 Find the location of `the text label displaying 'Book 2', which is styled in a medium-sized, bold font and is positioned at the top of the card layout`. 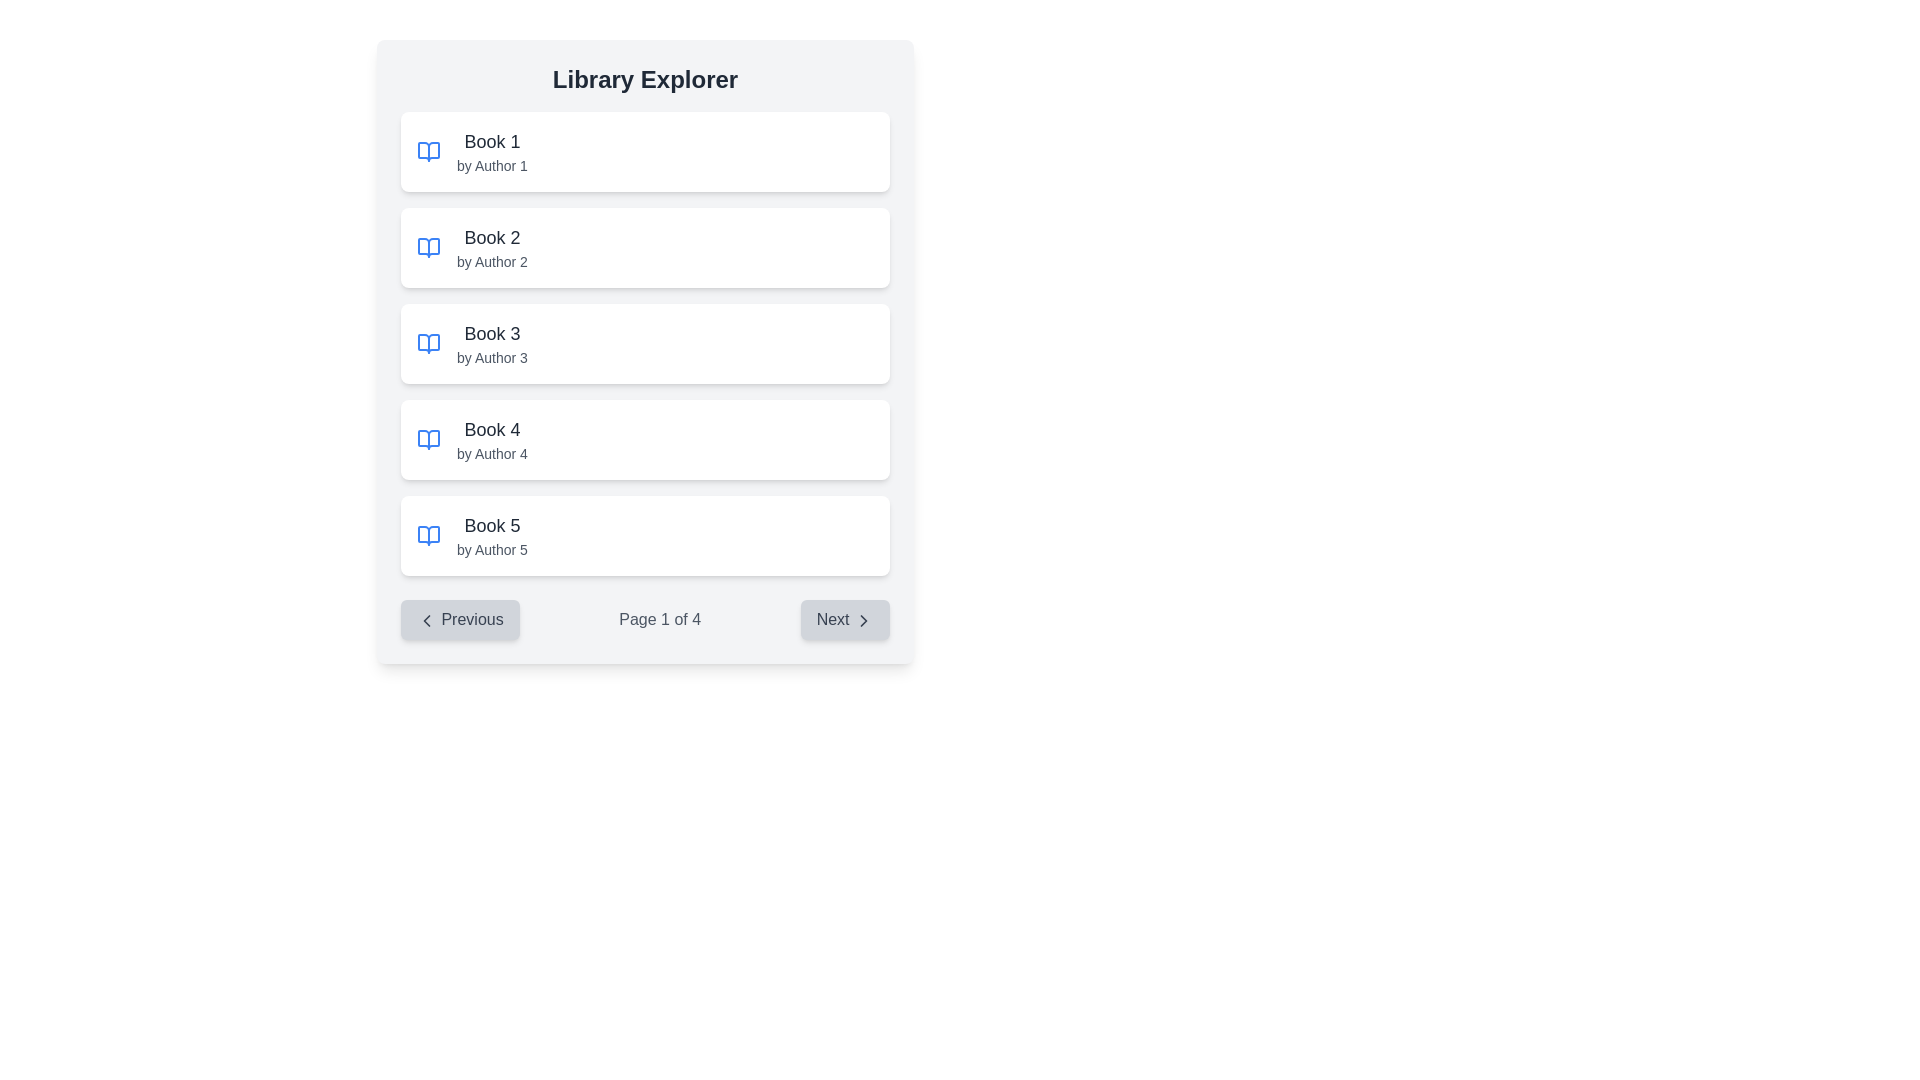

the text label displaying 'Book 2', which is styled in a medium-sized, bold font and is positioned at the top of the card layout is located at coordinates (492, 237).